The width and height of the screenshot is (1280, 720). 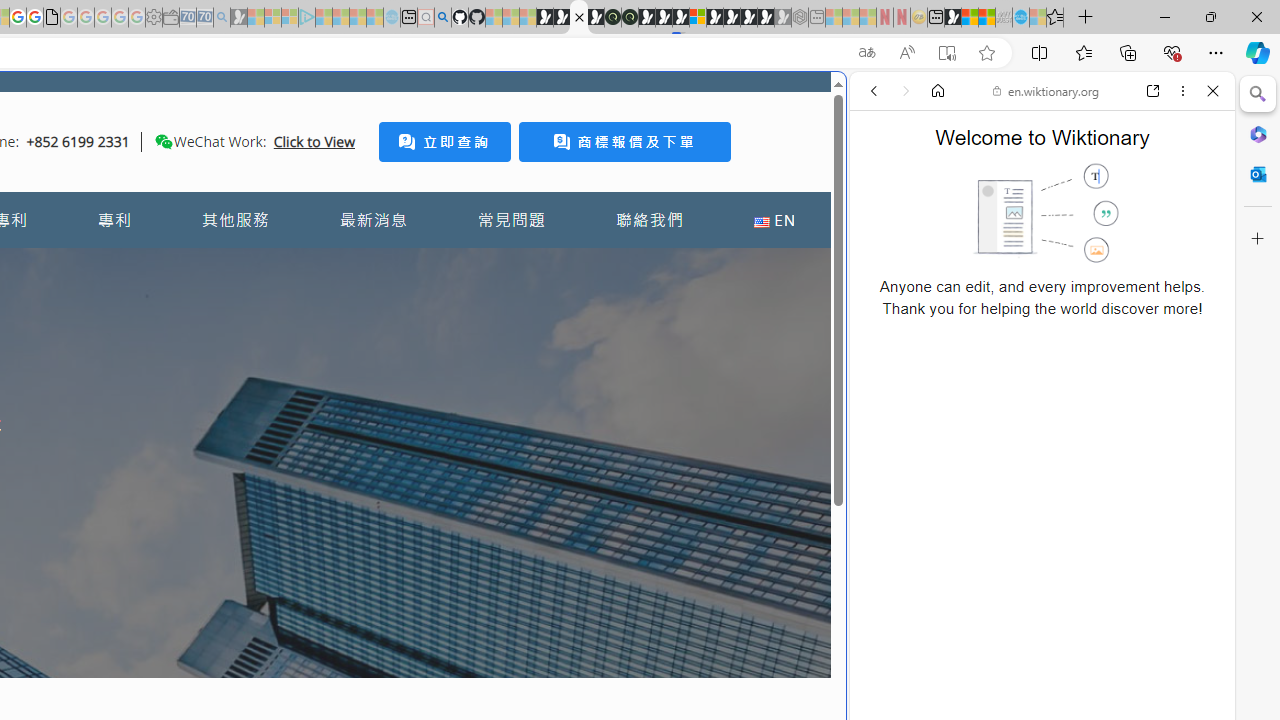 I want to click on 'Sign in to your account', so click(x=698, y=17).